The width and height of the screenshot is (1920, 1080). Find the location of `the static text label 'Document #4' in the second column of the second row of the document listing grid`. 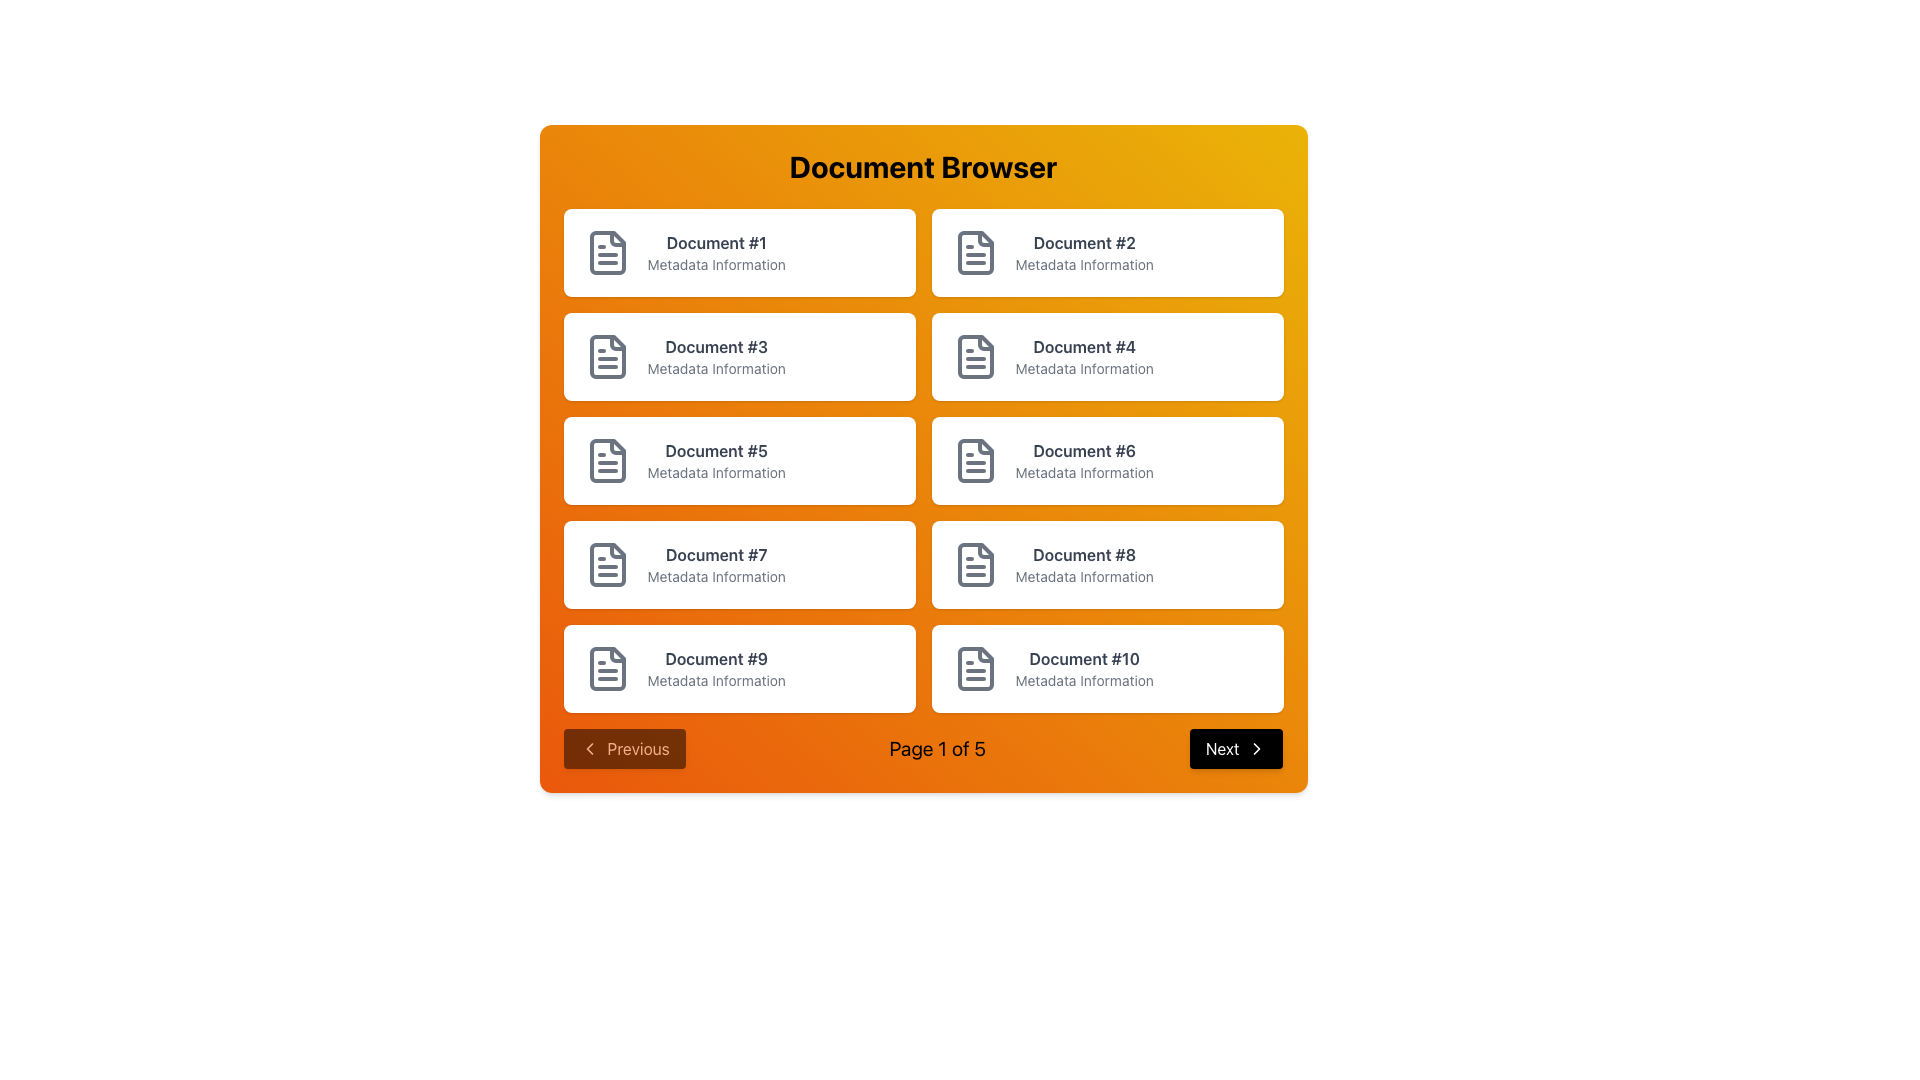

the static text label 'Document #4' in the second column of the second row of the document listing grid is located at coordinates (1083, 346).